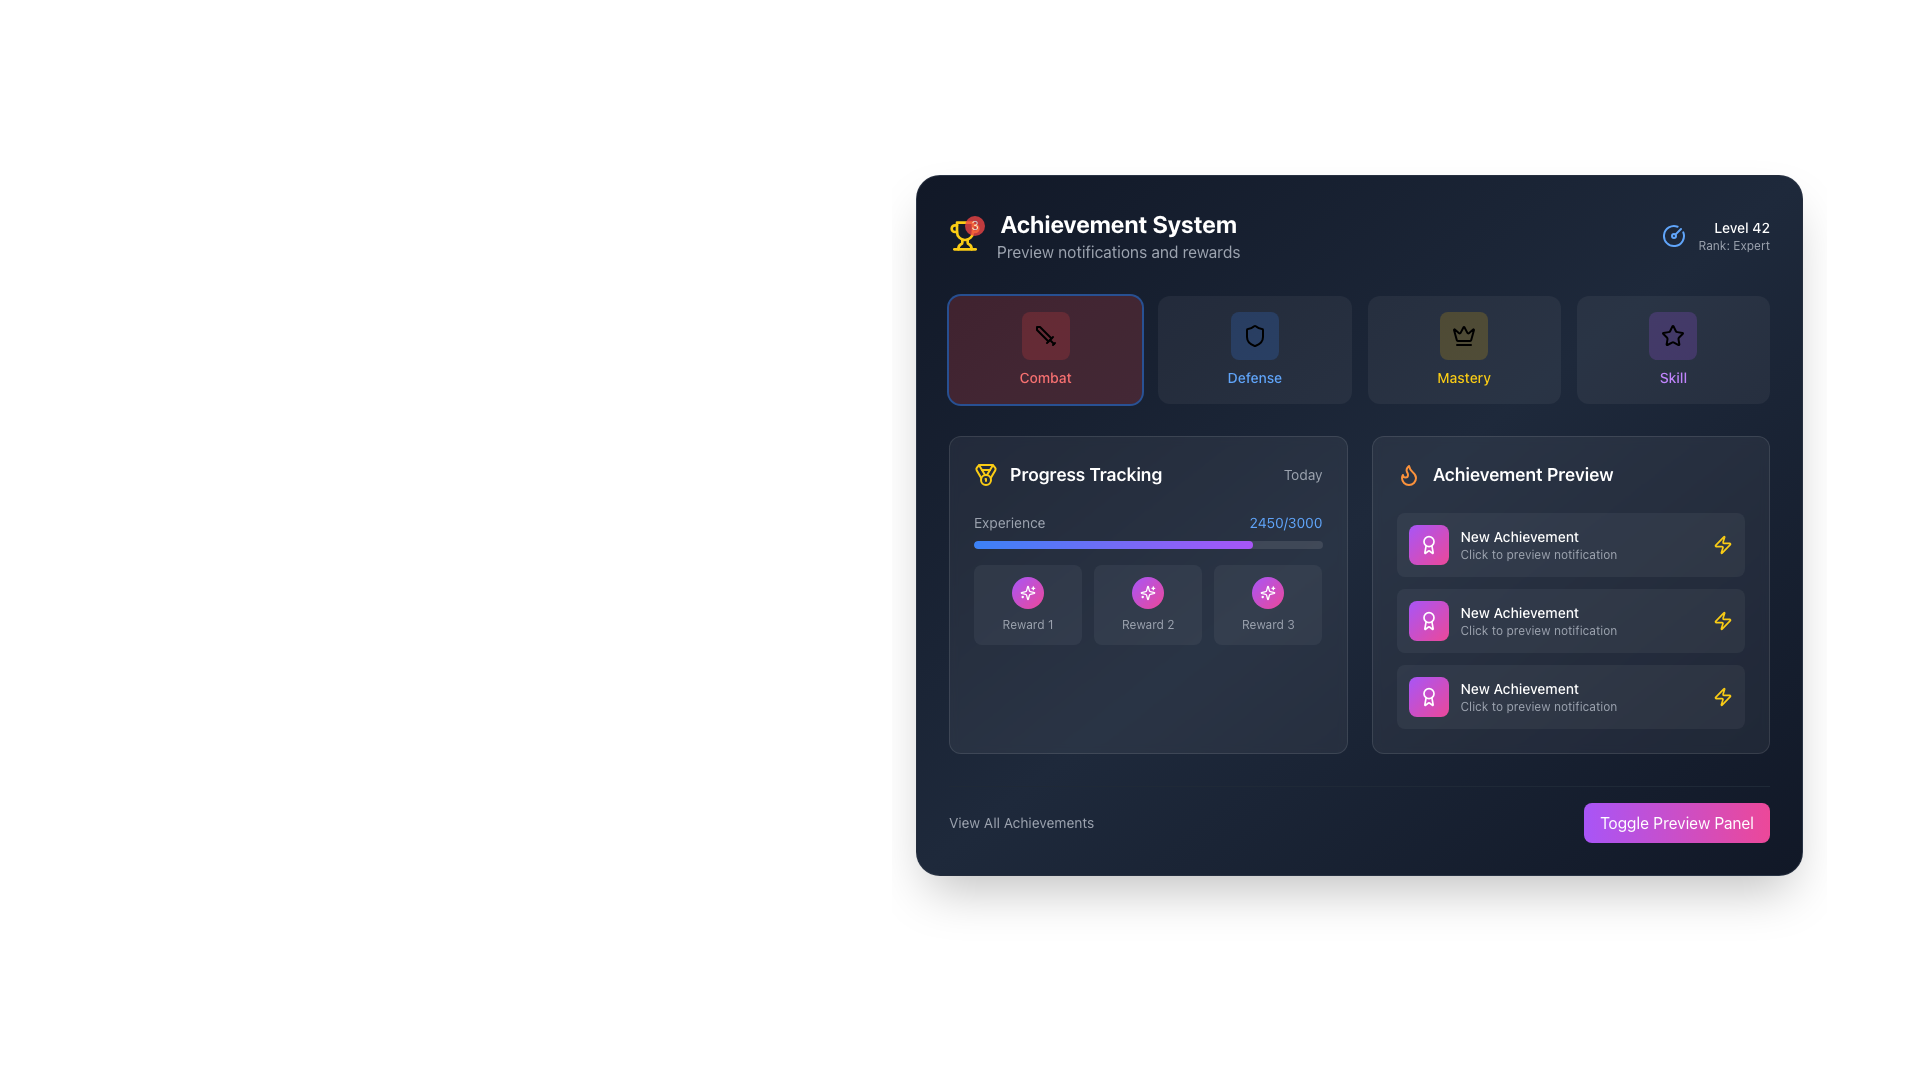  I want to click on the first button on the left in the group of four buttons, so click(1044, 349).